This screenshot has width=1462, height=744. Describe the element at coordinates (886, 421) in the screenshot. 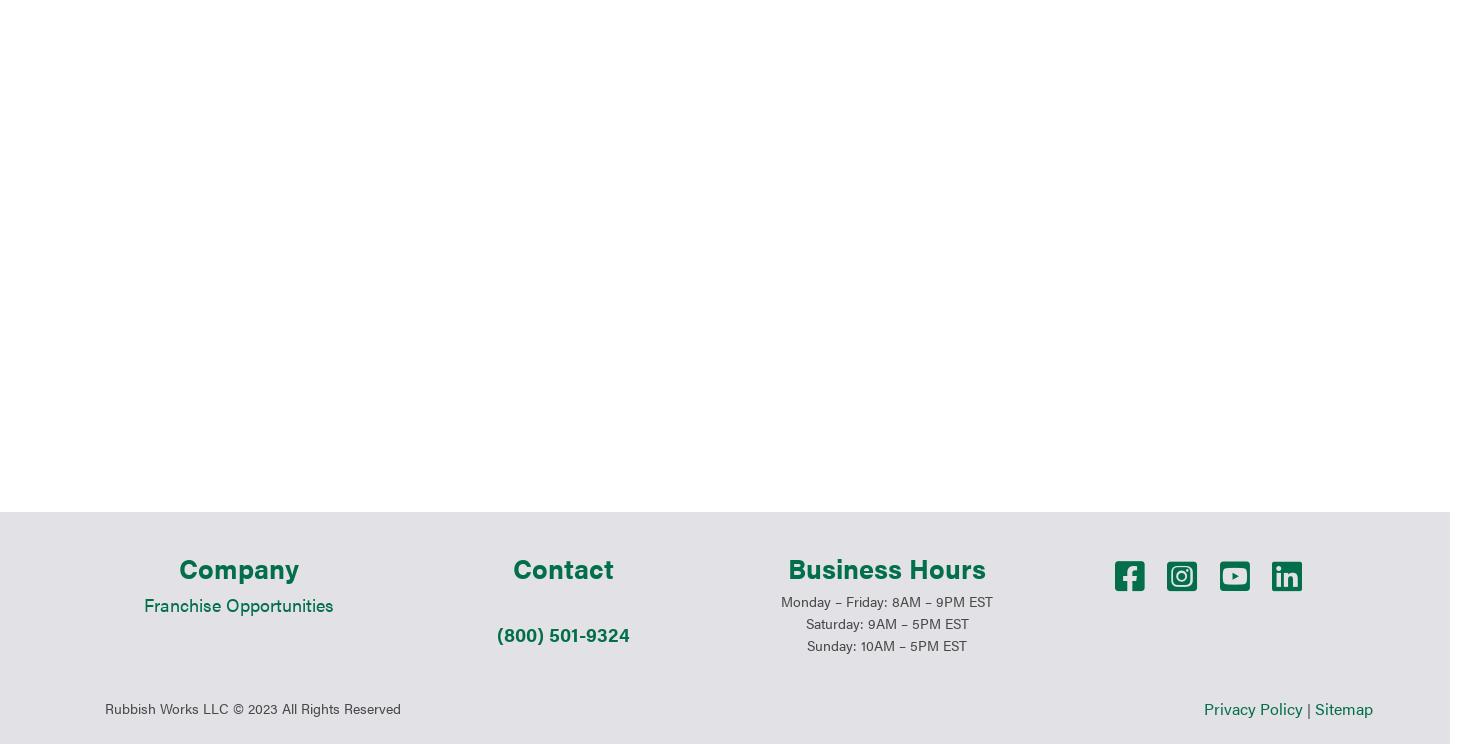

I see `'Saturday: 9AM – 5PM EST'` at that location.